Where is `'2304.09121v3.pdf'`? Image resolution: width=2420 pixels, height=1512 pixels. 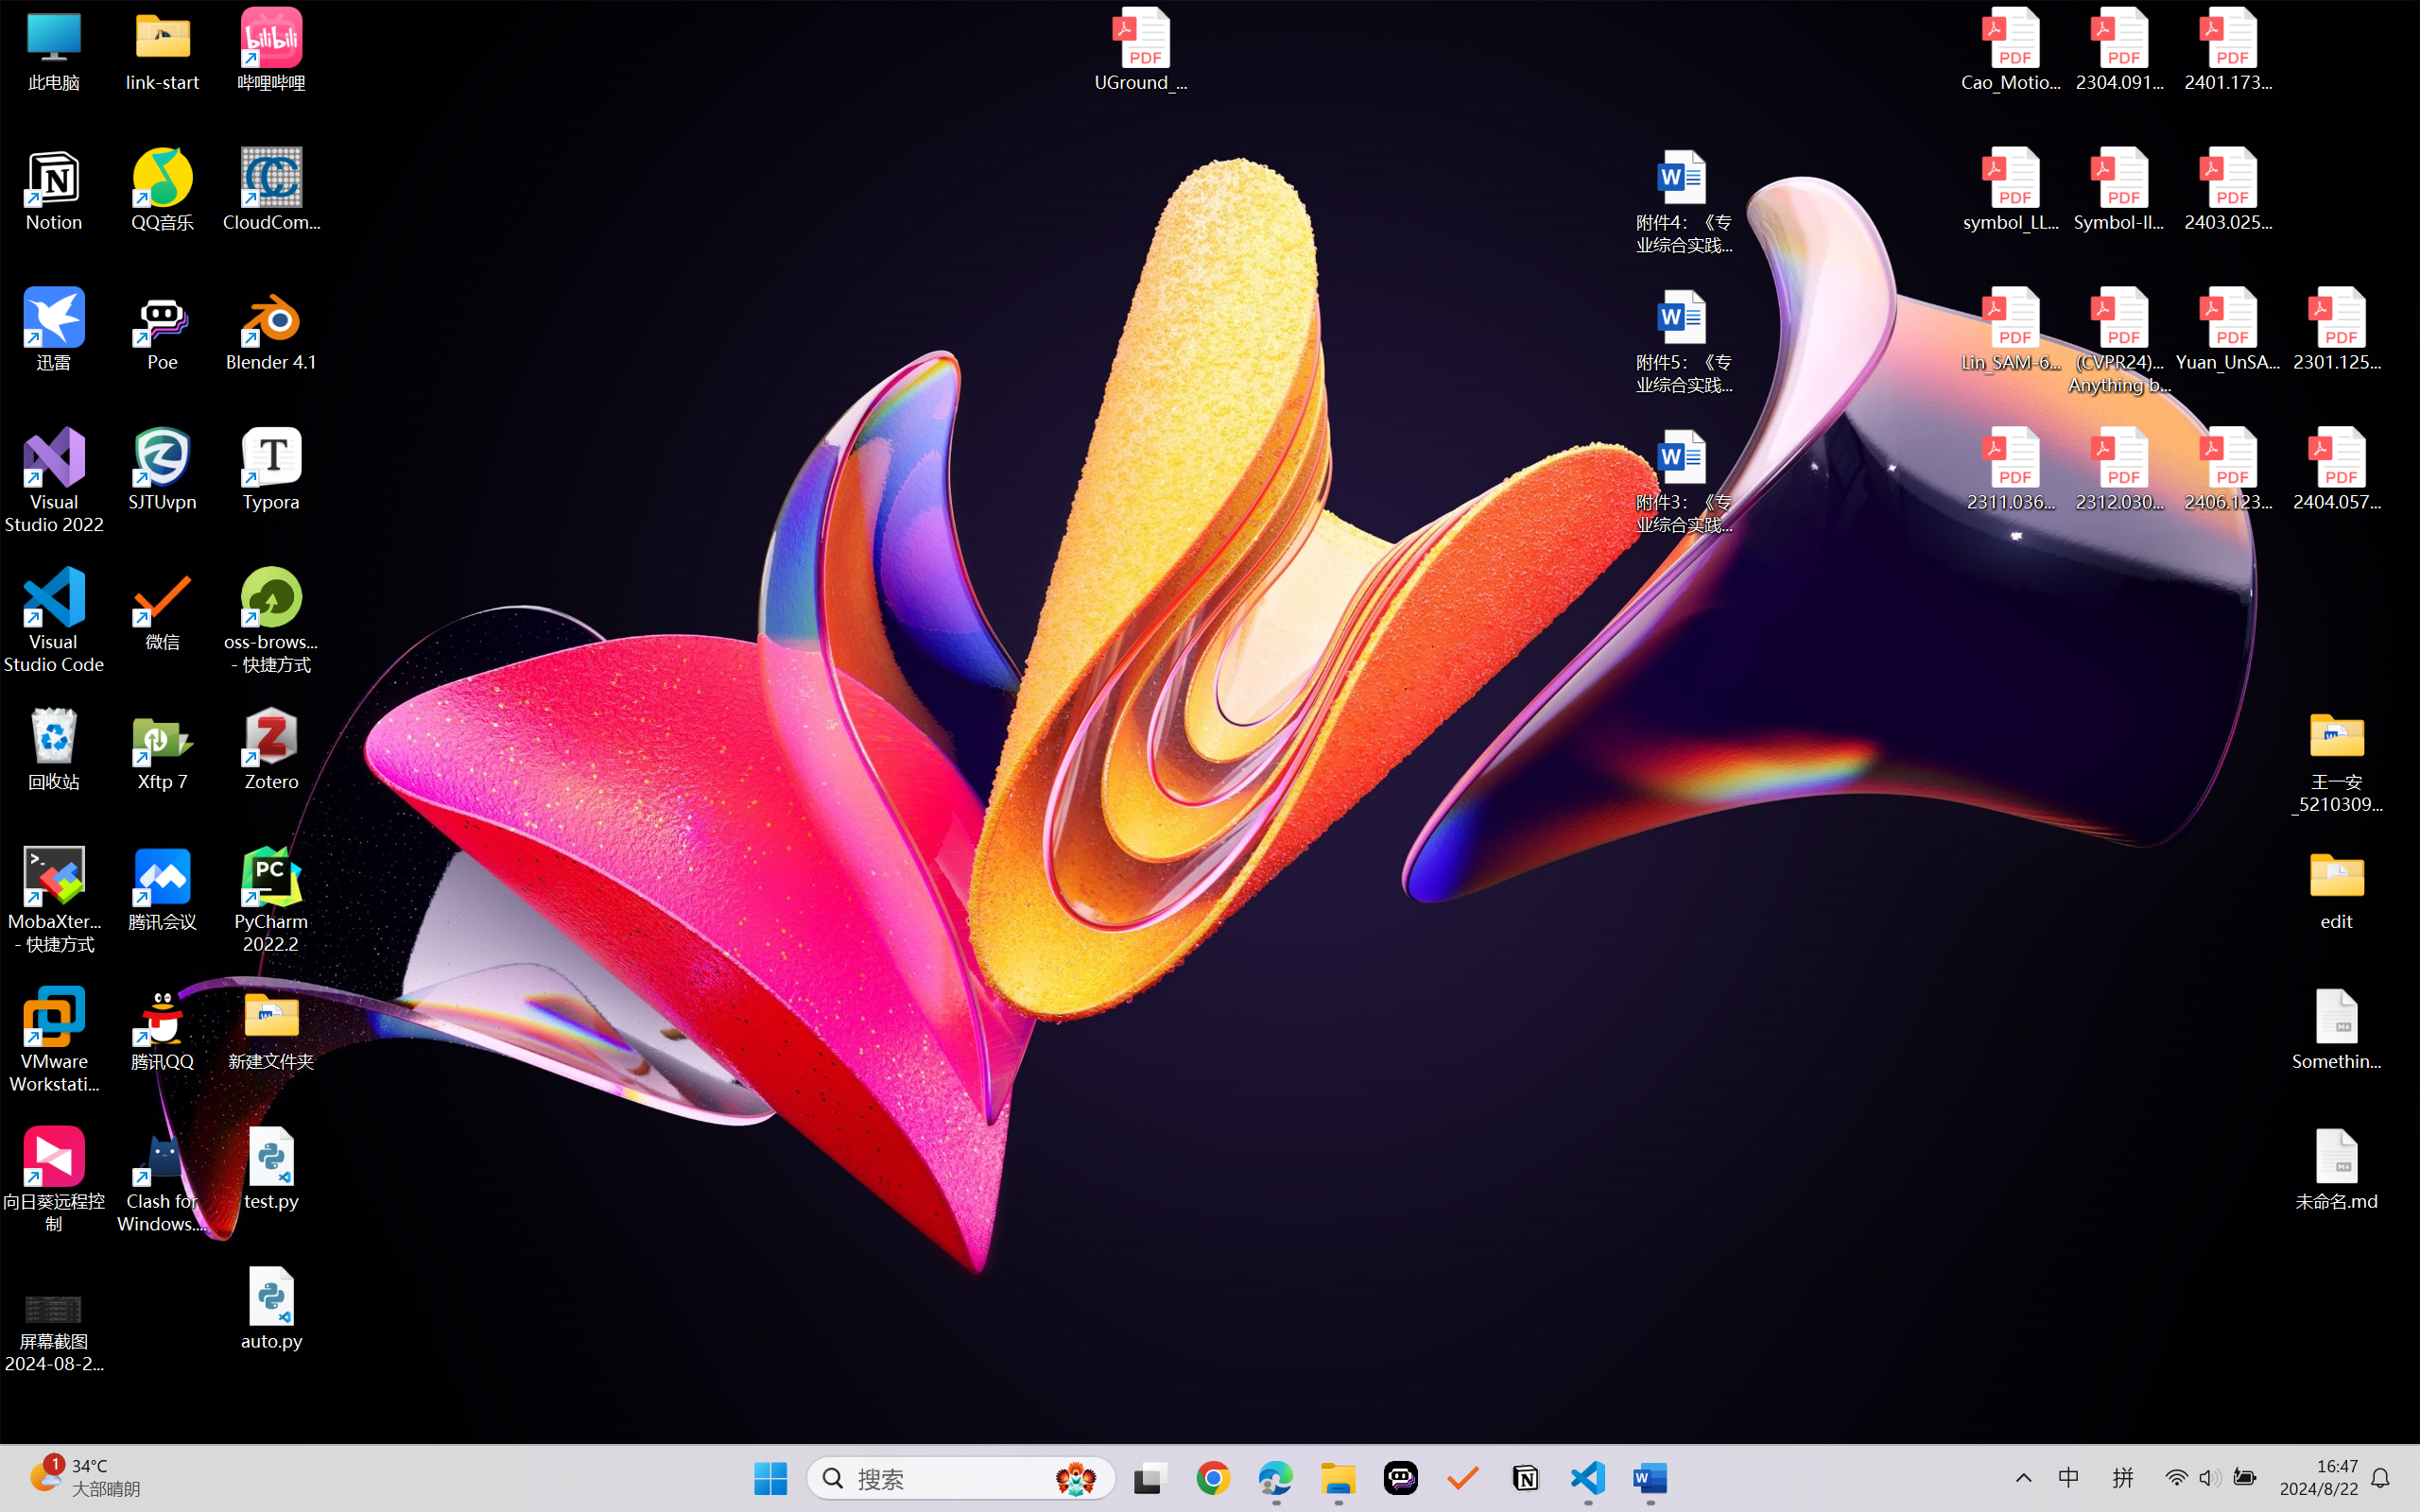 '2304.09121v3.pdf' is located at coordinates (2118, 49).